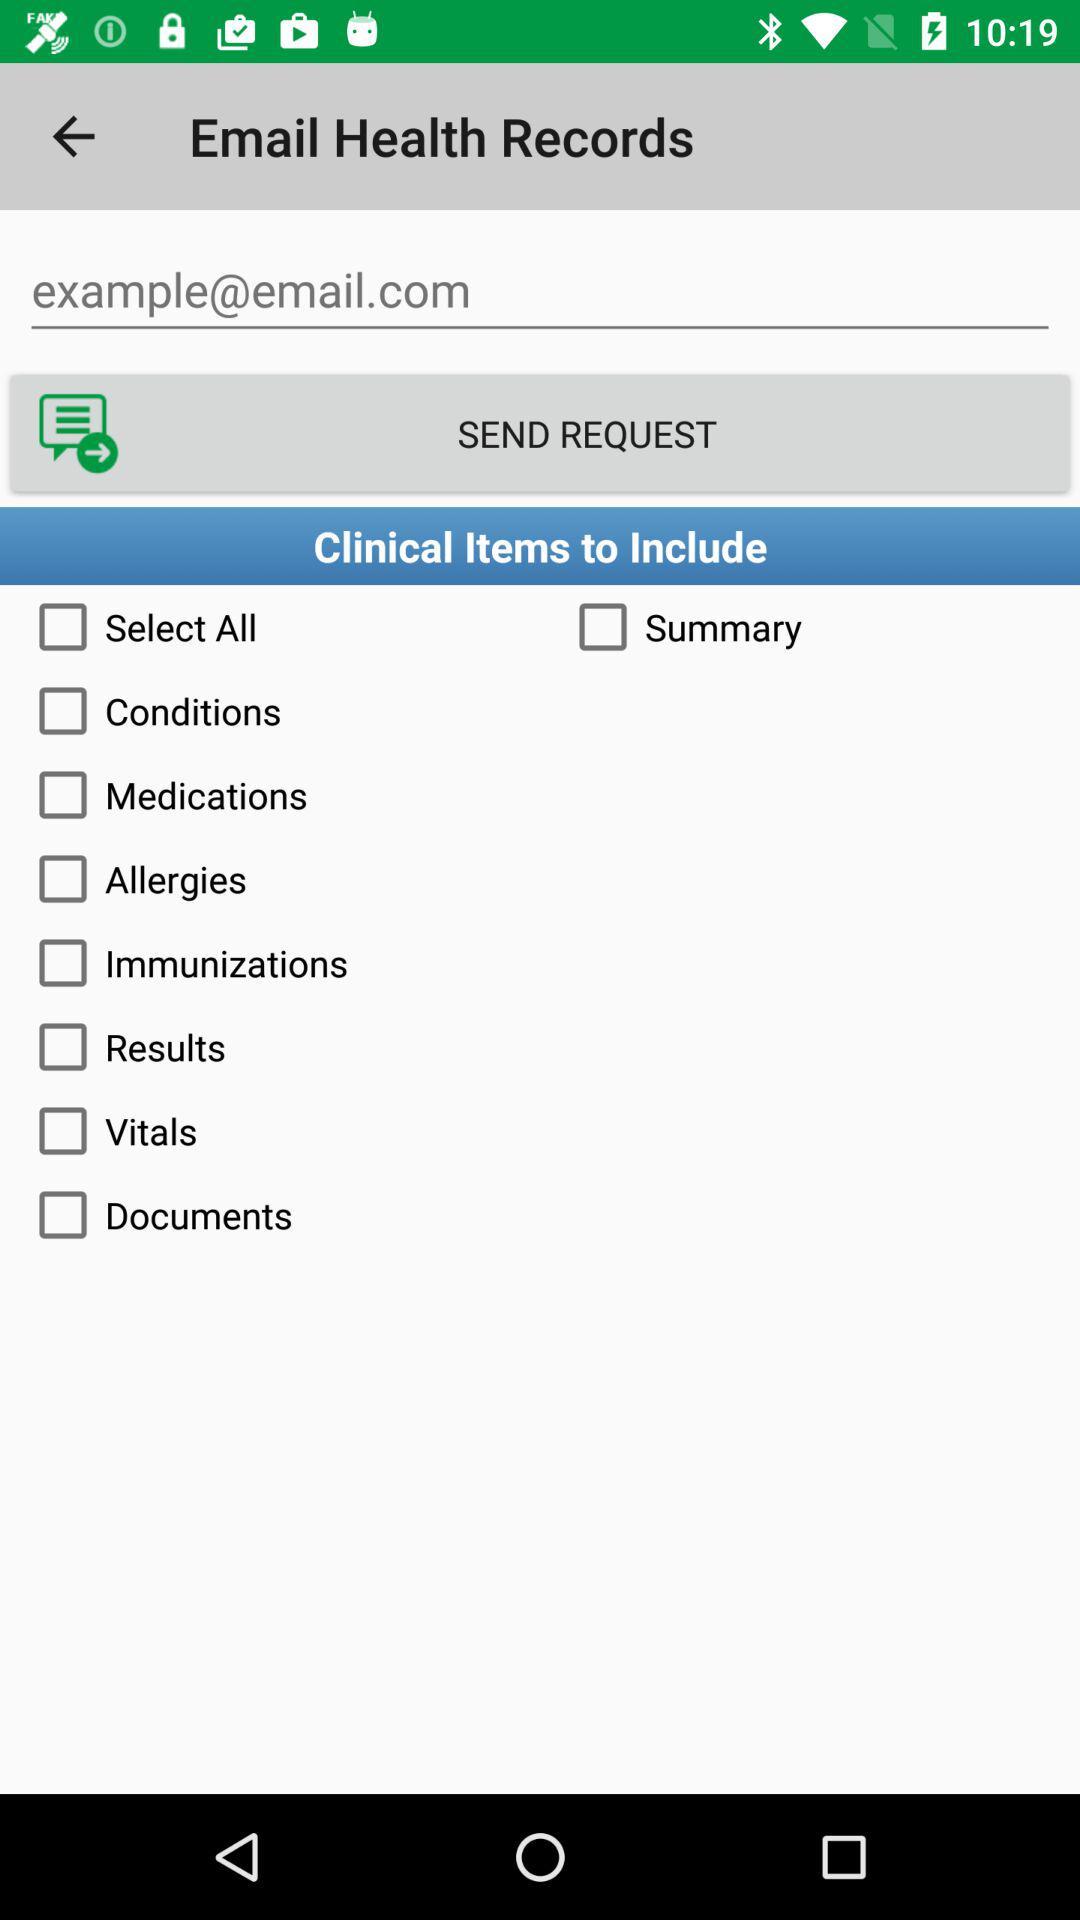 The height and width of the screenshot is (1920, 1080). I want to click on allergies icon, so click(540, 878).